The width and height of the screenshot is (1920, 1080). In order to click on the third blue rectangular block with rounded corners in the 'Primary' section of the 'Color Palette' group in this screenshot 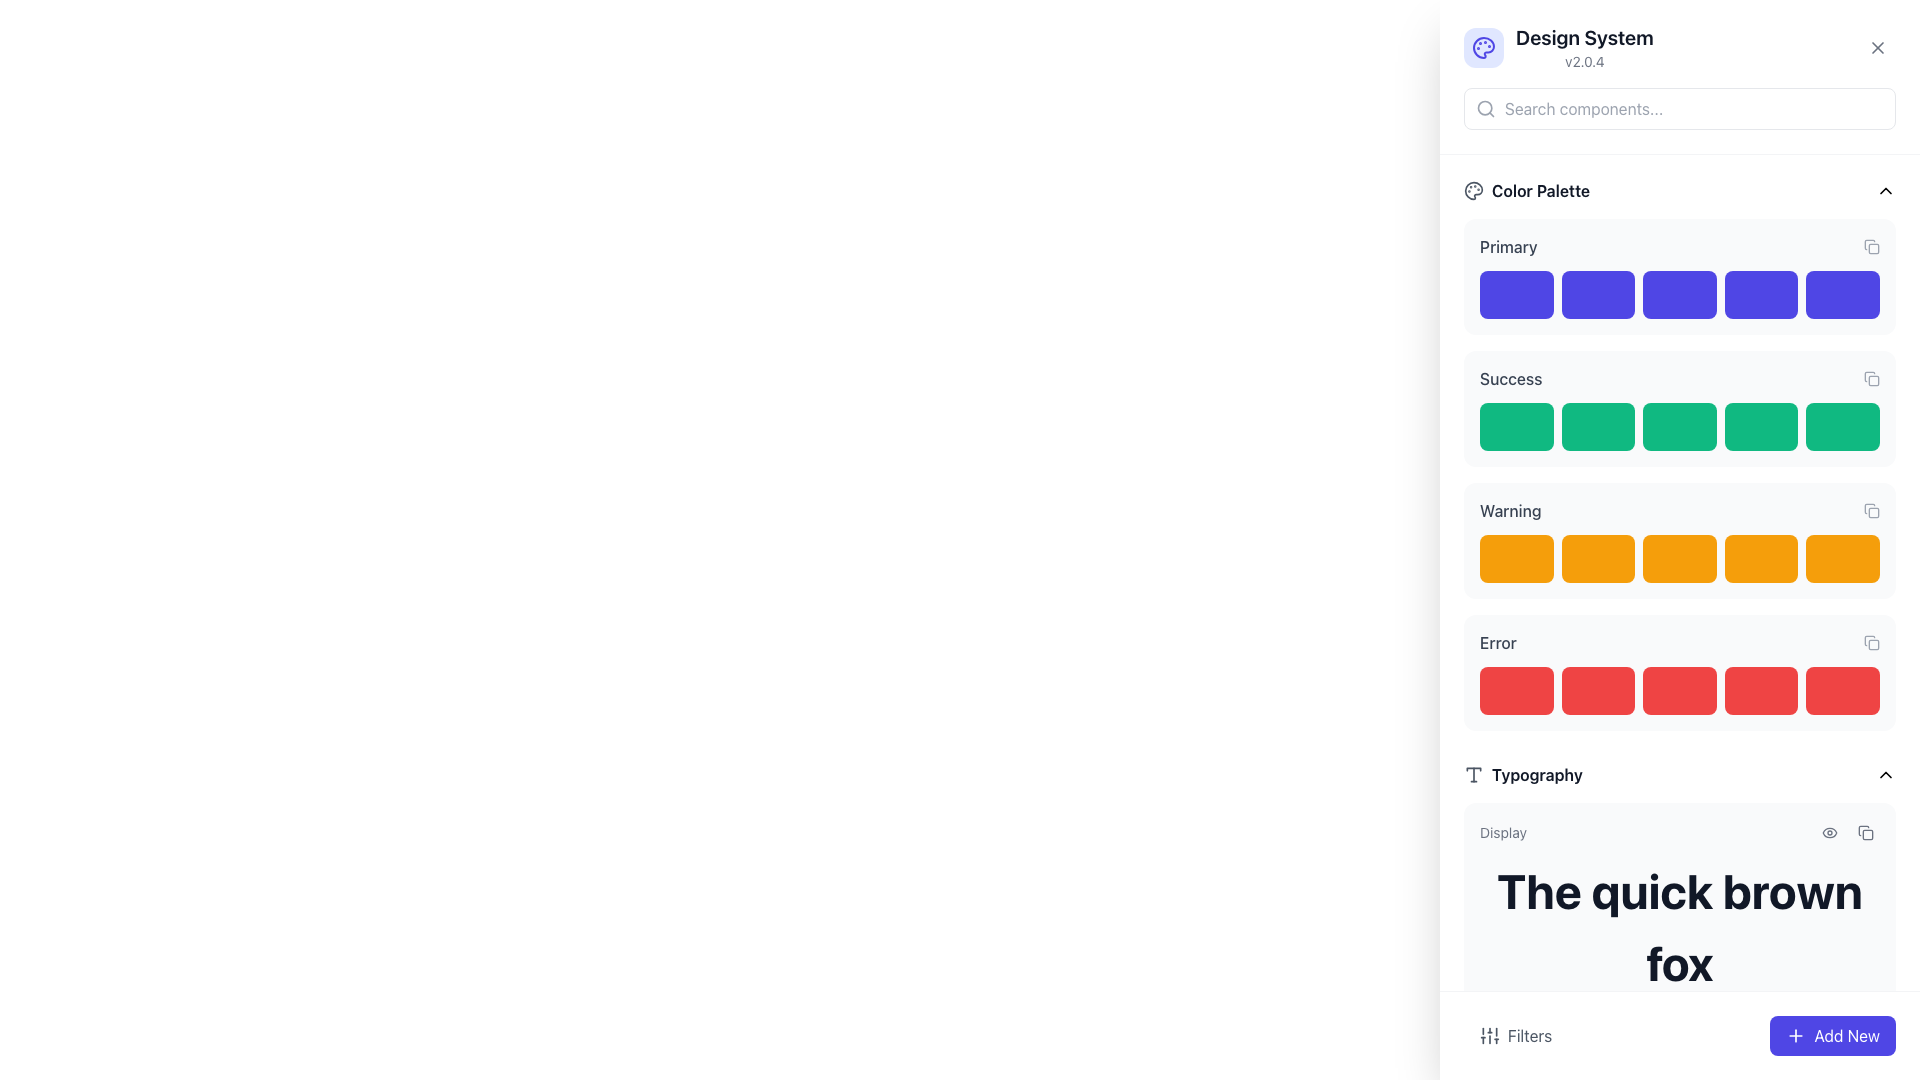, I will do `click(1680, 294)`.